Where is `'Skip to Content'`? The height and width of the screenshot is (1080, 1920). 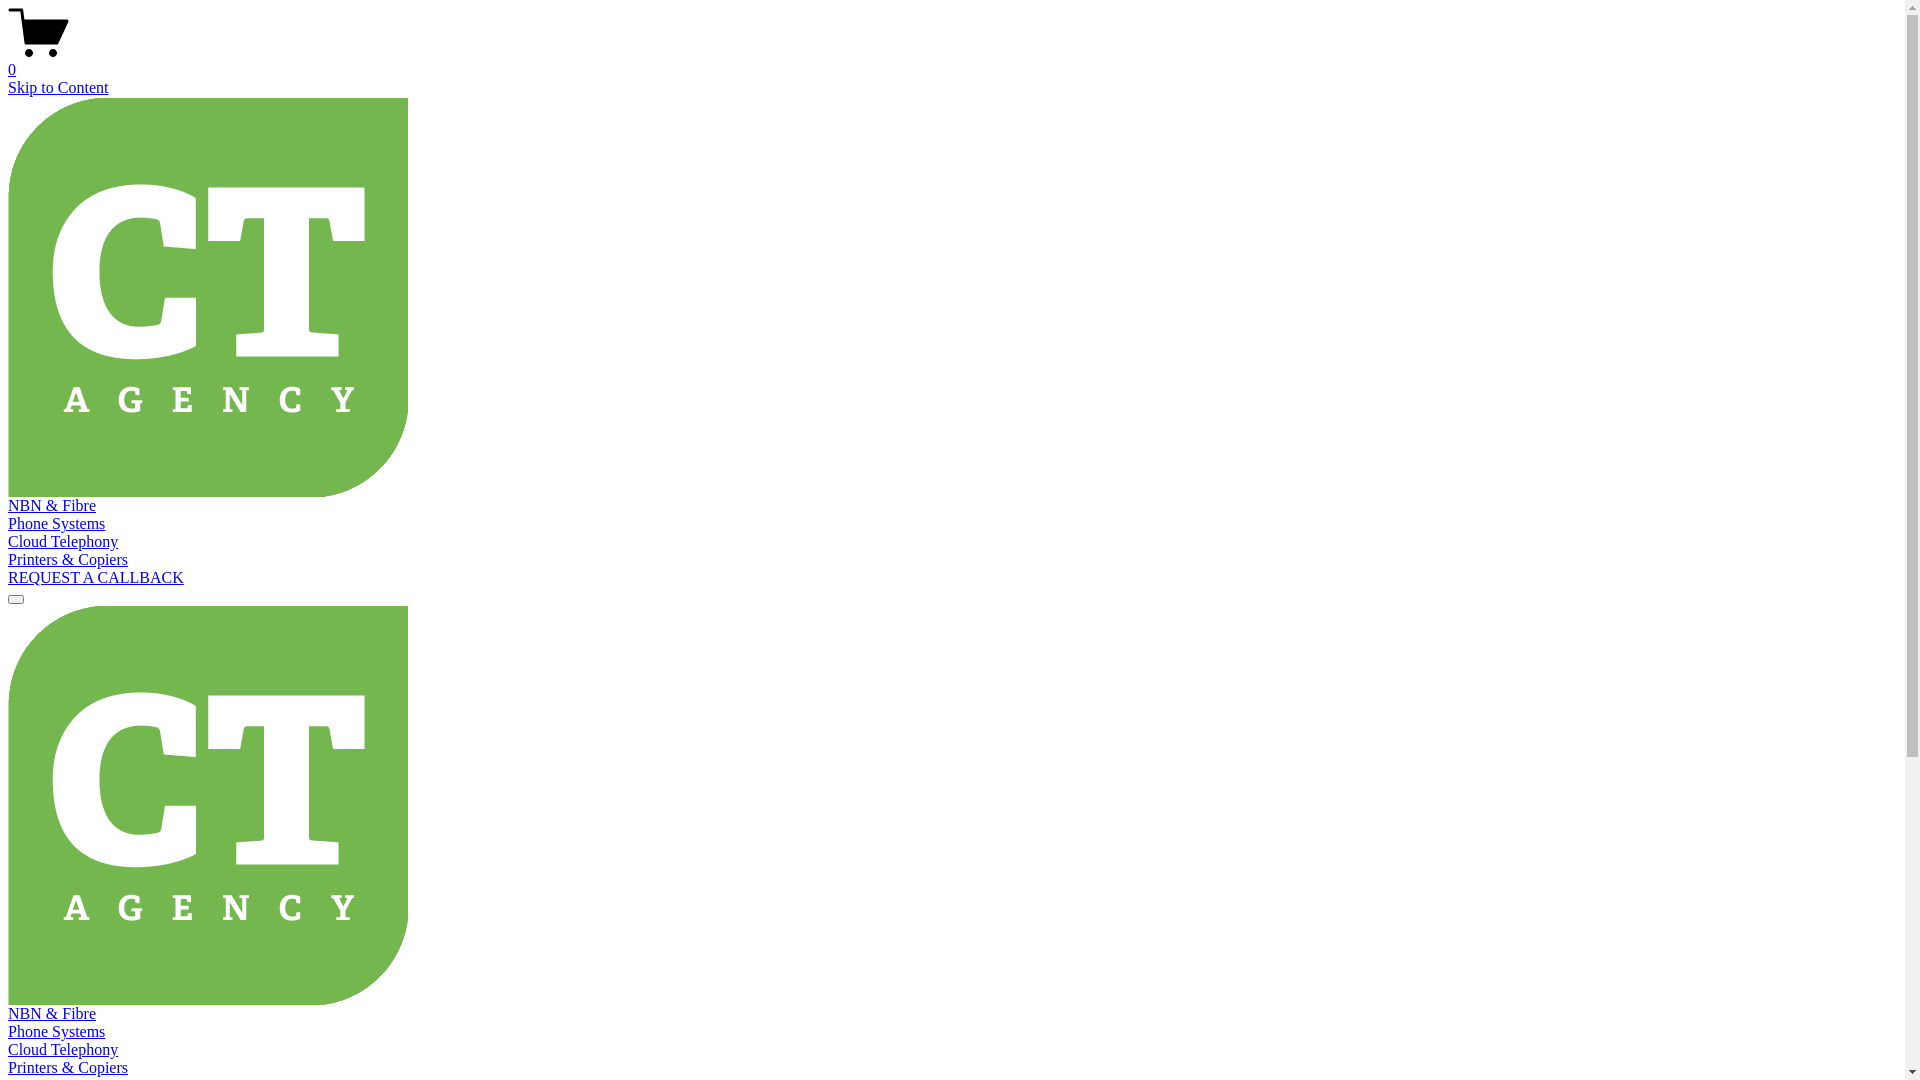
'Skip to Content' is located at coordinates (8, 86).